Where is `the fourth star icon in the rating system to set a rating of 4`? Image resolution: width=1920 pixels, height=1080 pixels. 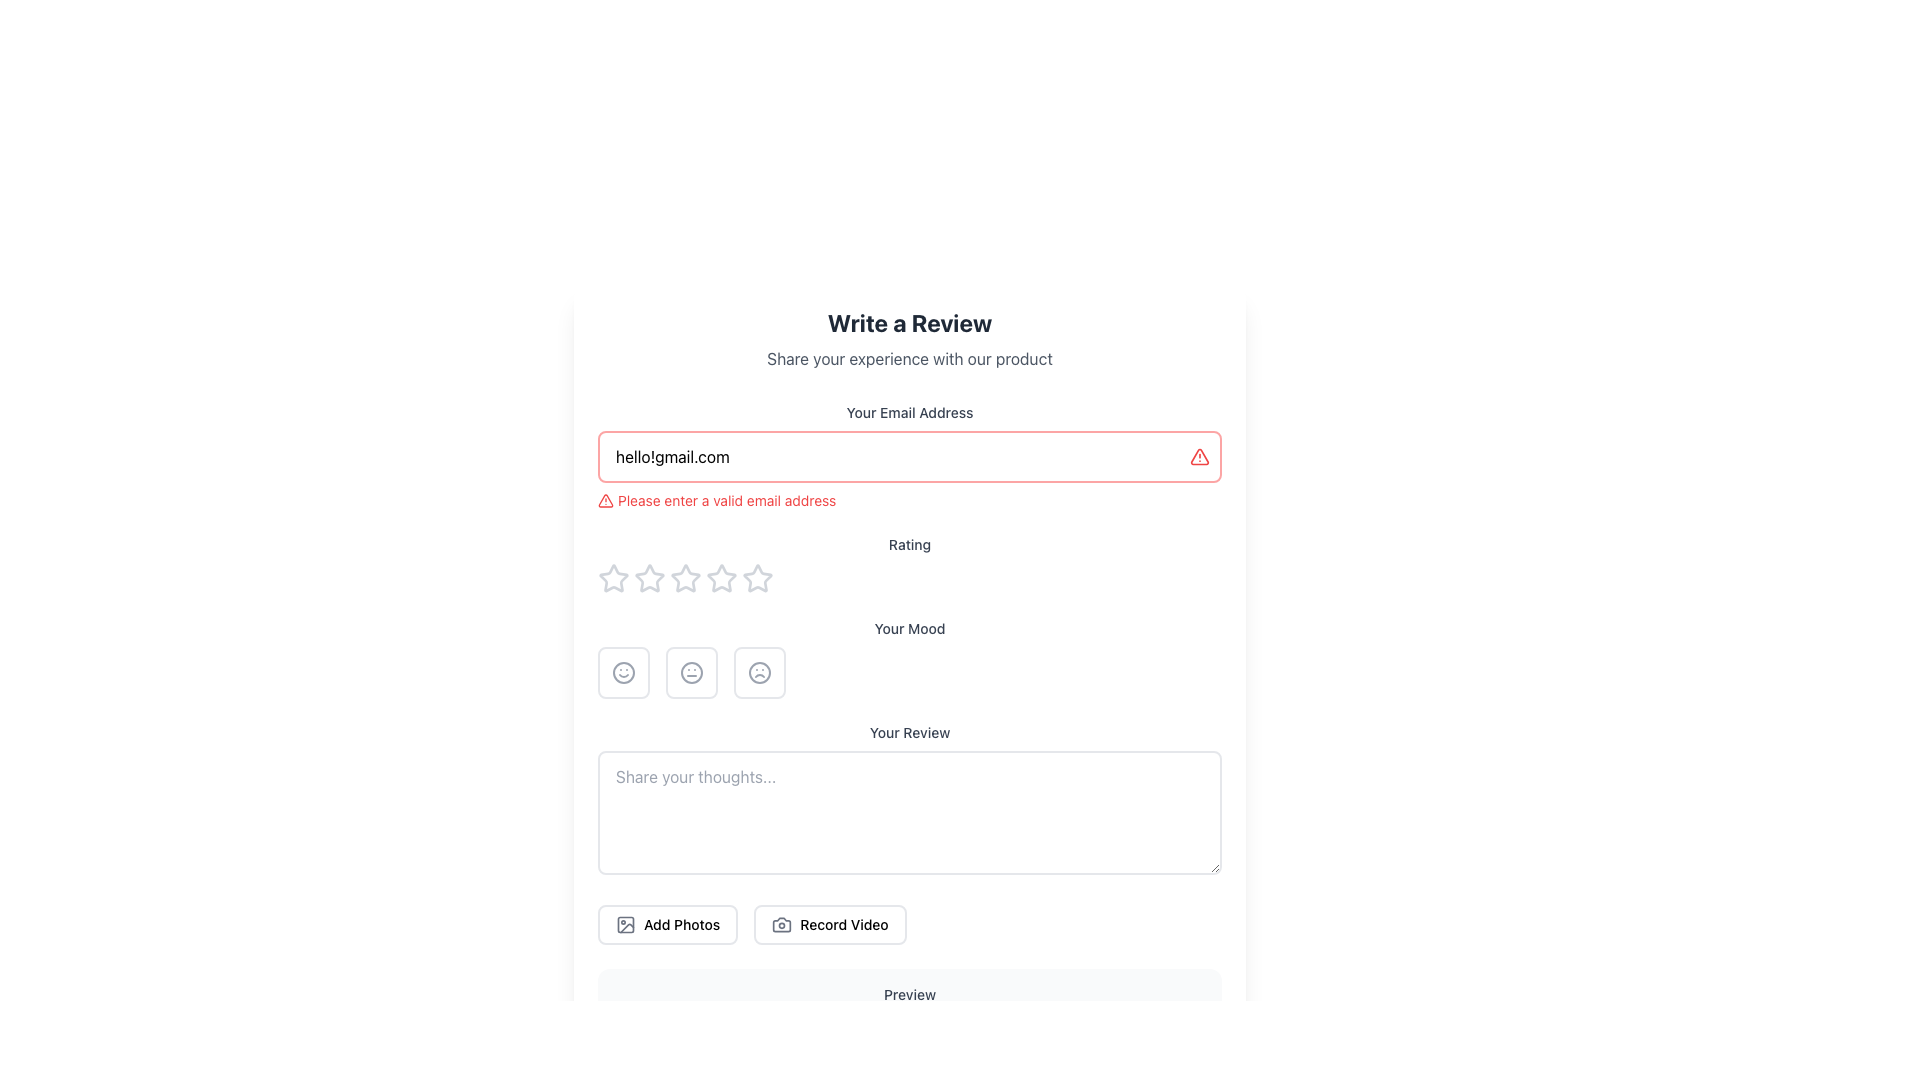 the fourth star icon in the rating system to set a rating of 4 is located at coordinates (720, 578).